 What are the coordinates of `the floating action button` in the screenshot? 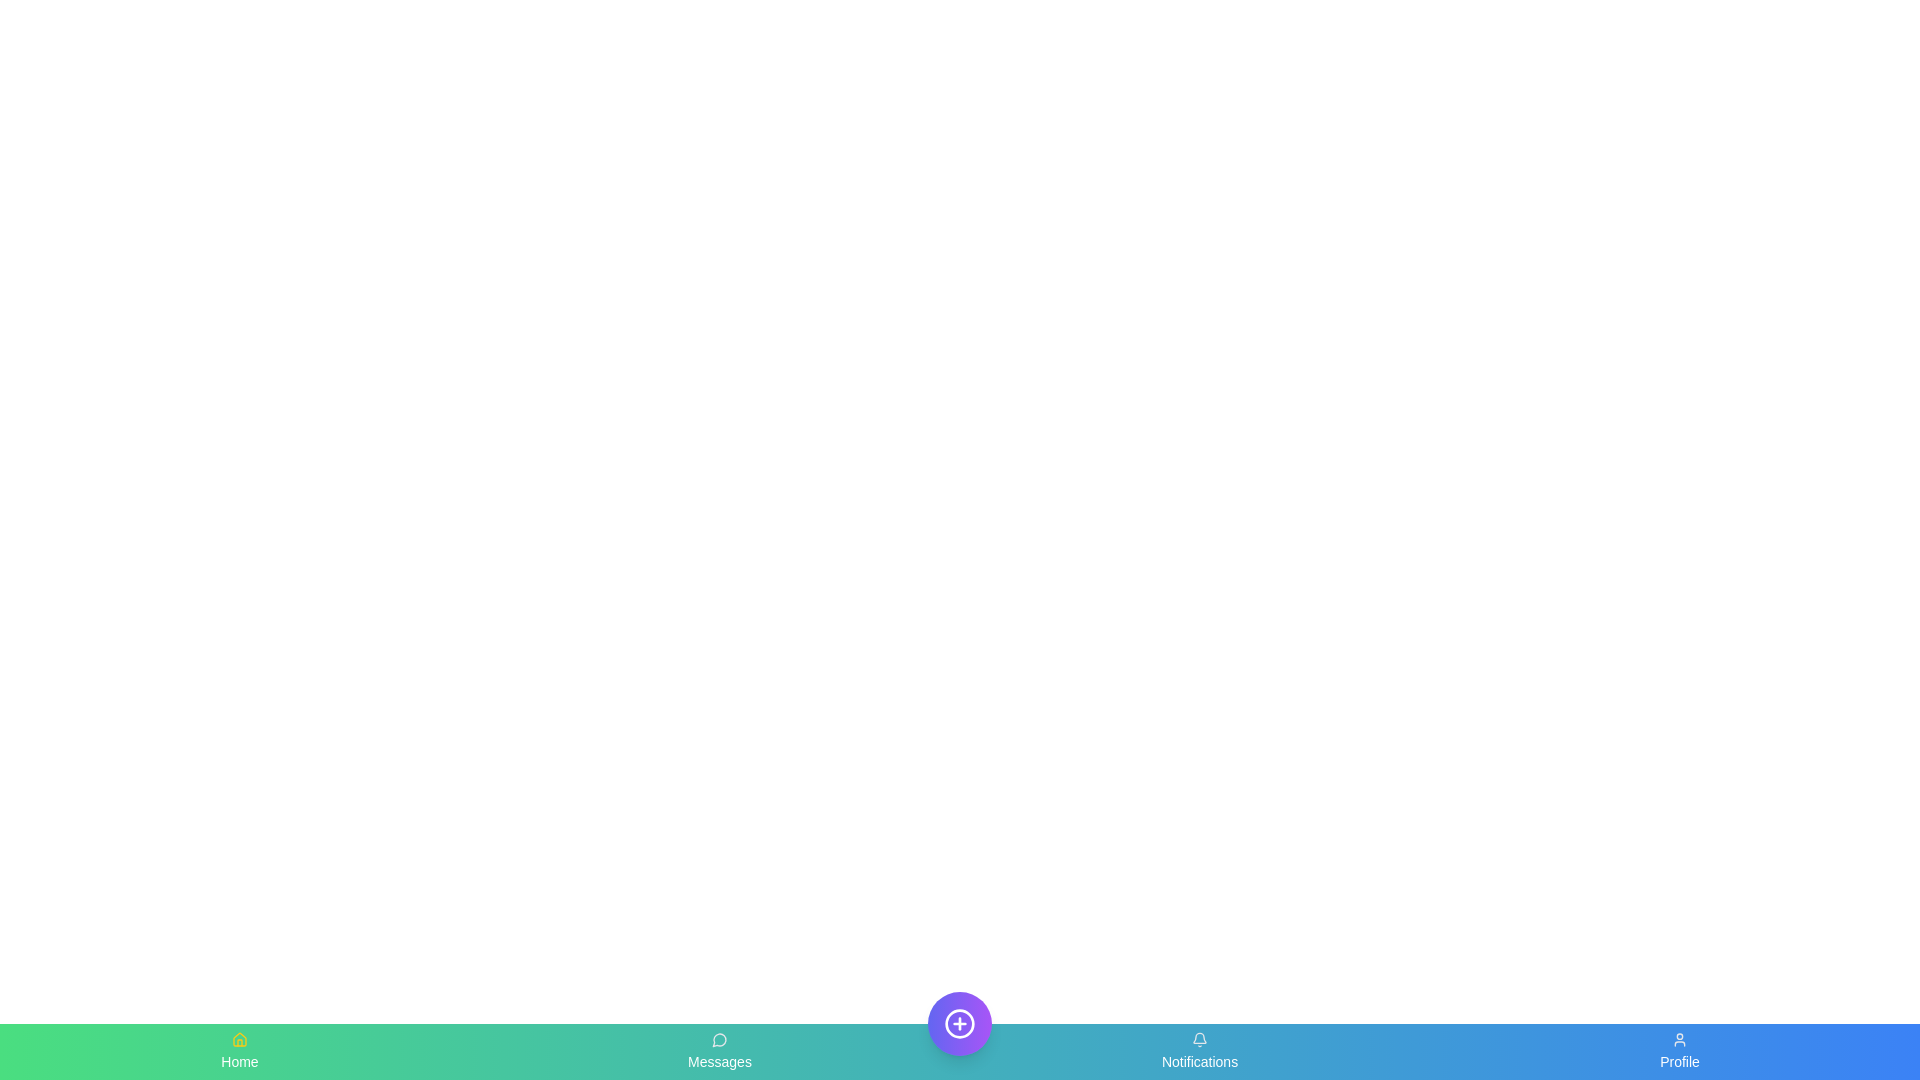 It's located at (960, 1023).